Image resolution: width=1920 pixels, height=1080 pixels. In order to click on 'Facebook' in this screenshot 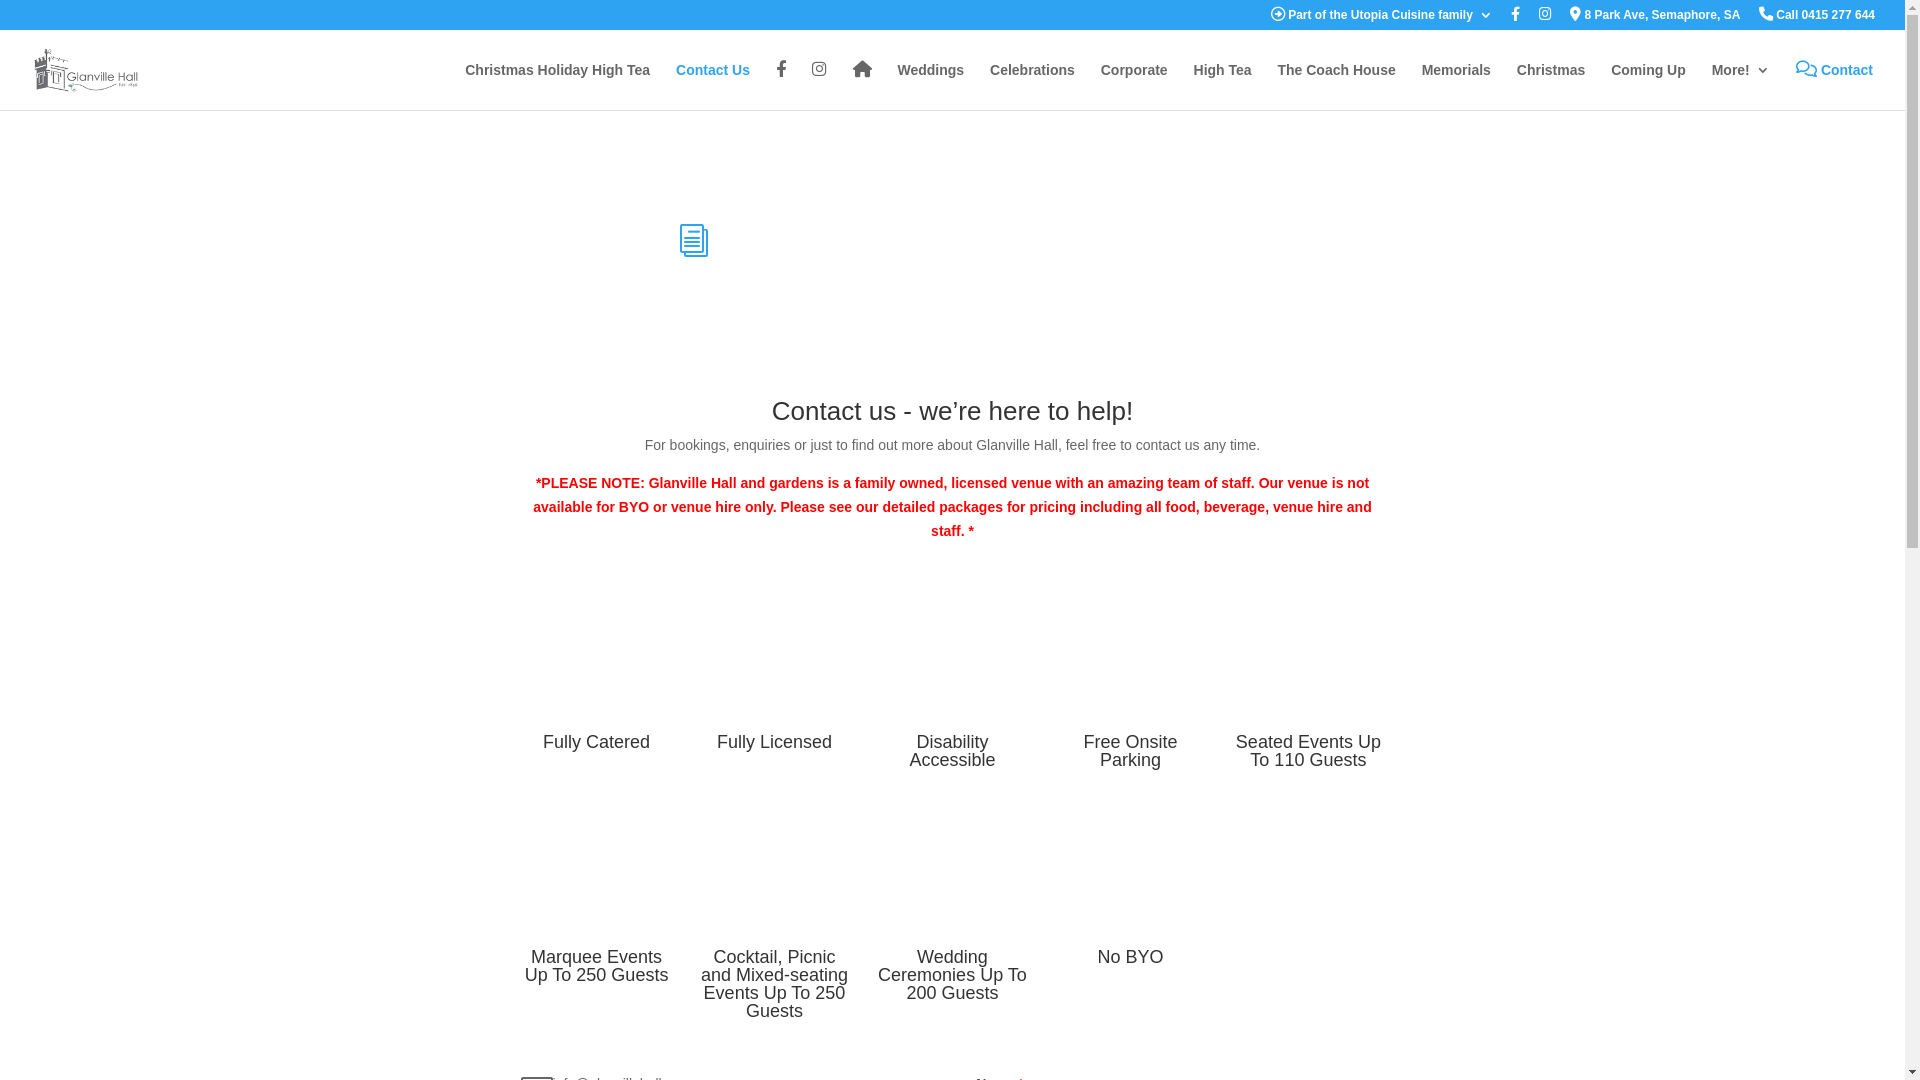, I will do `click(780, 85)`.